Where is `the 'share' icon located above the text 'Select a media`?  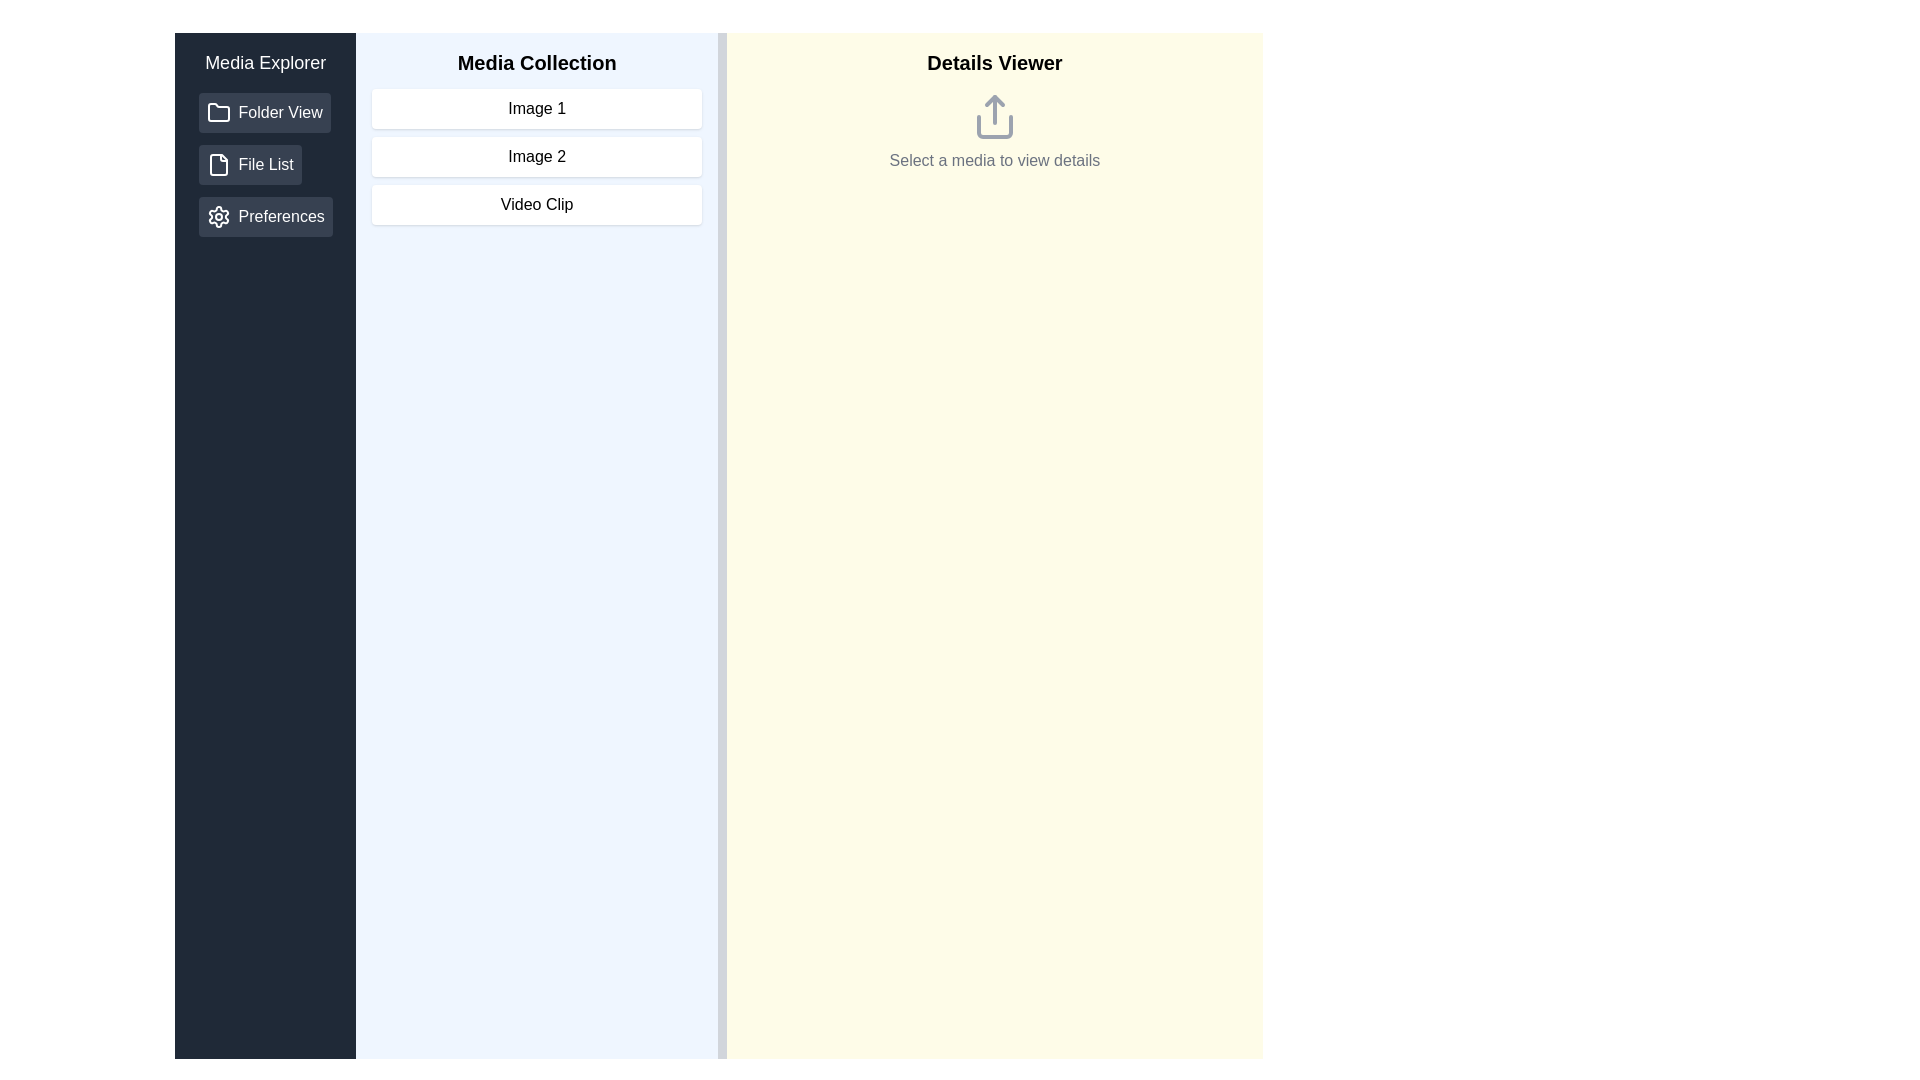 the 'share' icon located above the text 'Select a media is located at coordinates (994, 116).